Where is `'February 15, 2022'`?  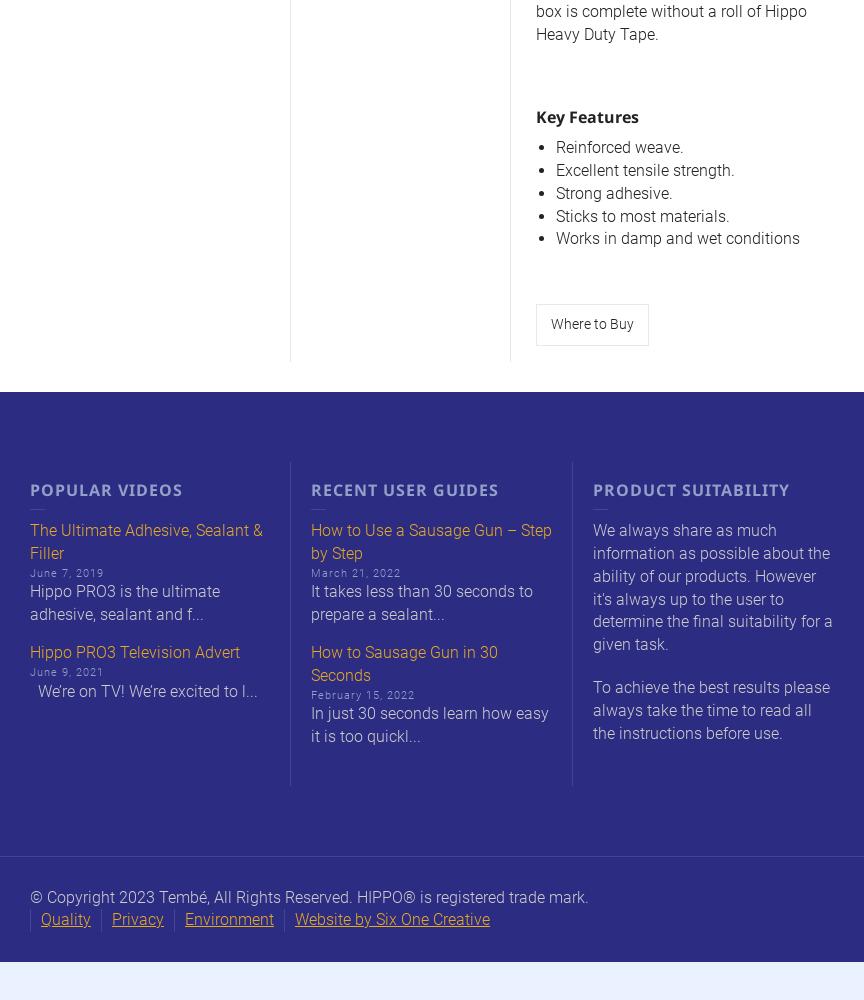
'February 15, 2022' is located at coordinates (361, 693).